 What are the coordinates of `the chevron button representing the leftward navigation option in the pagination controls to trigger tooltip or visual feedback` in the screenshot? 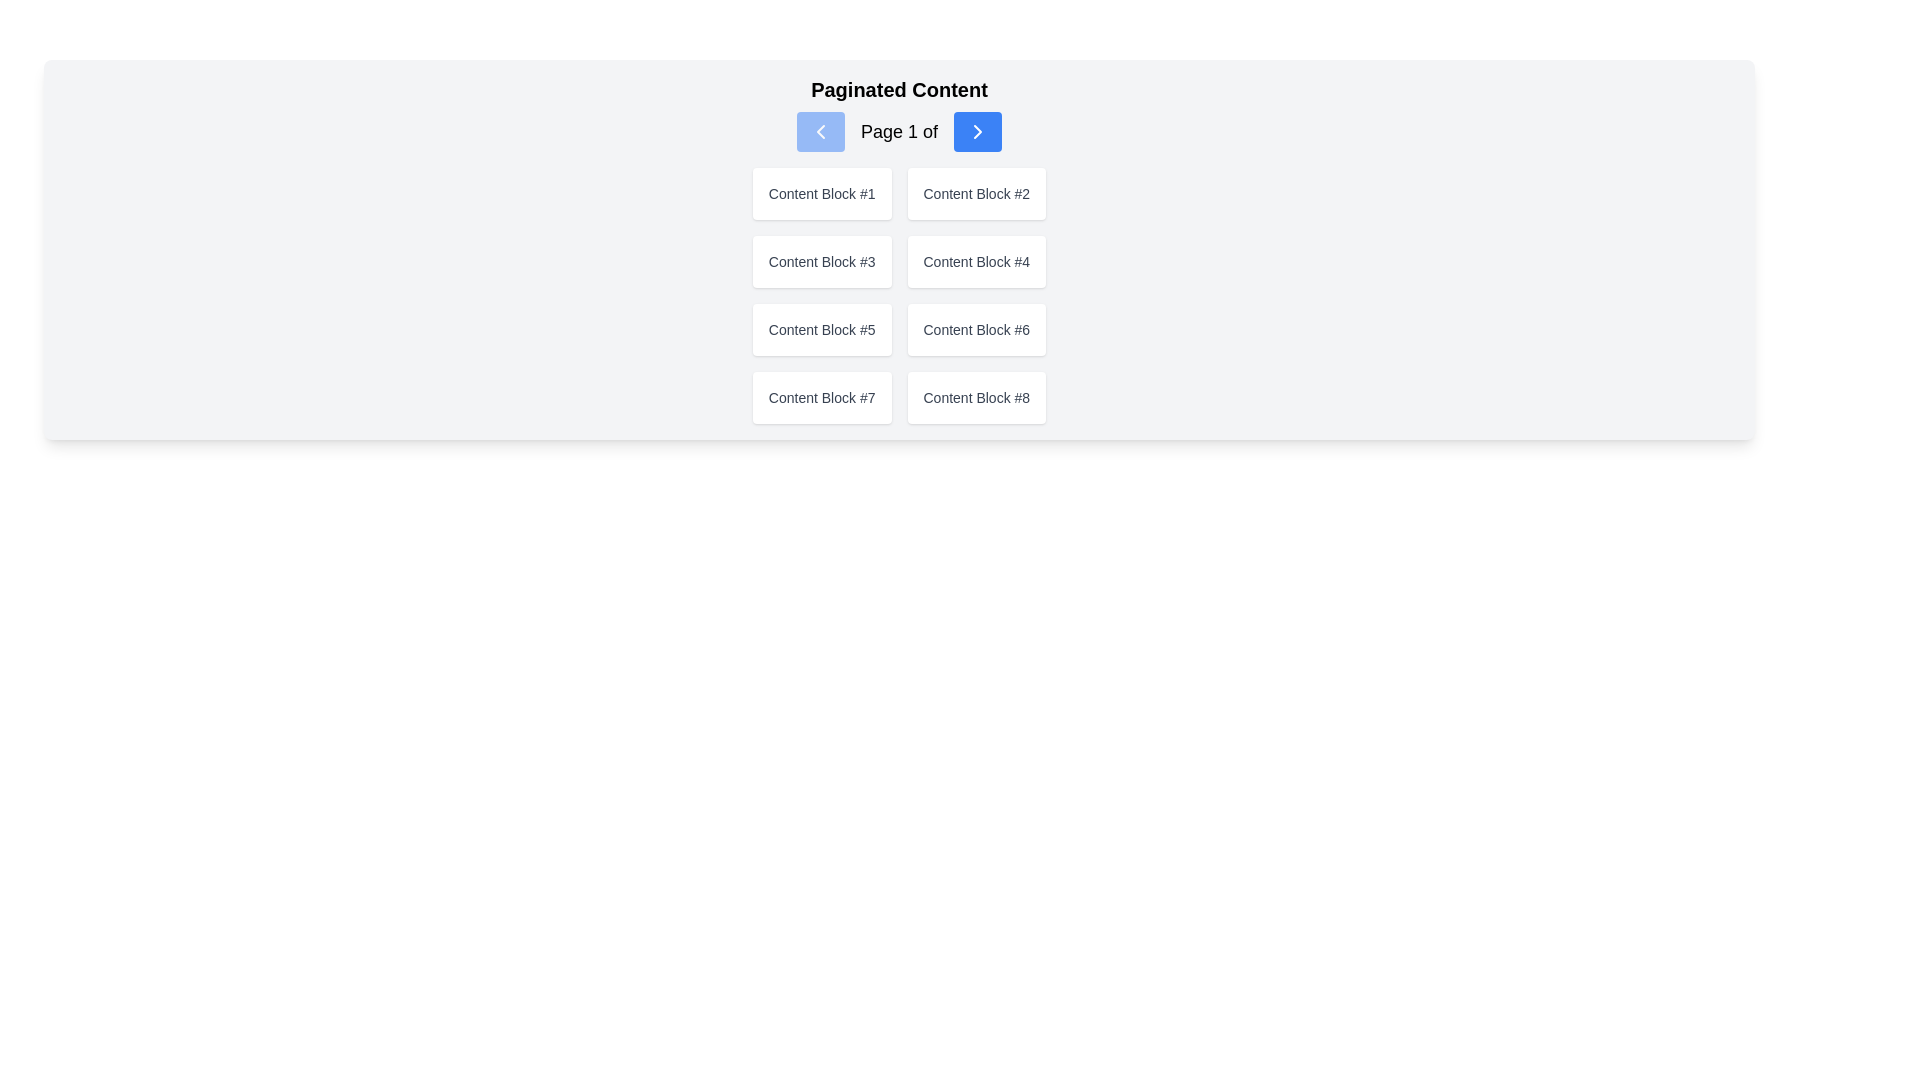 It's located at (820, 131).